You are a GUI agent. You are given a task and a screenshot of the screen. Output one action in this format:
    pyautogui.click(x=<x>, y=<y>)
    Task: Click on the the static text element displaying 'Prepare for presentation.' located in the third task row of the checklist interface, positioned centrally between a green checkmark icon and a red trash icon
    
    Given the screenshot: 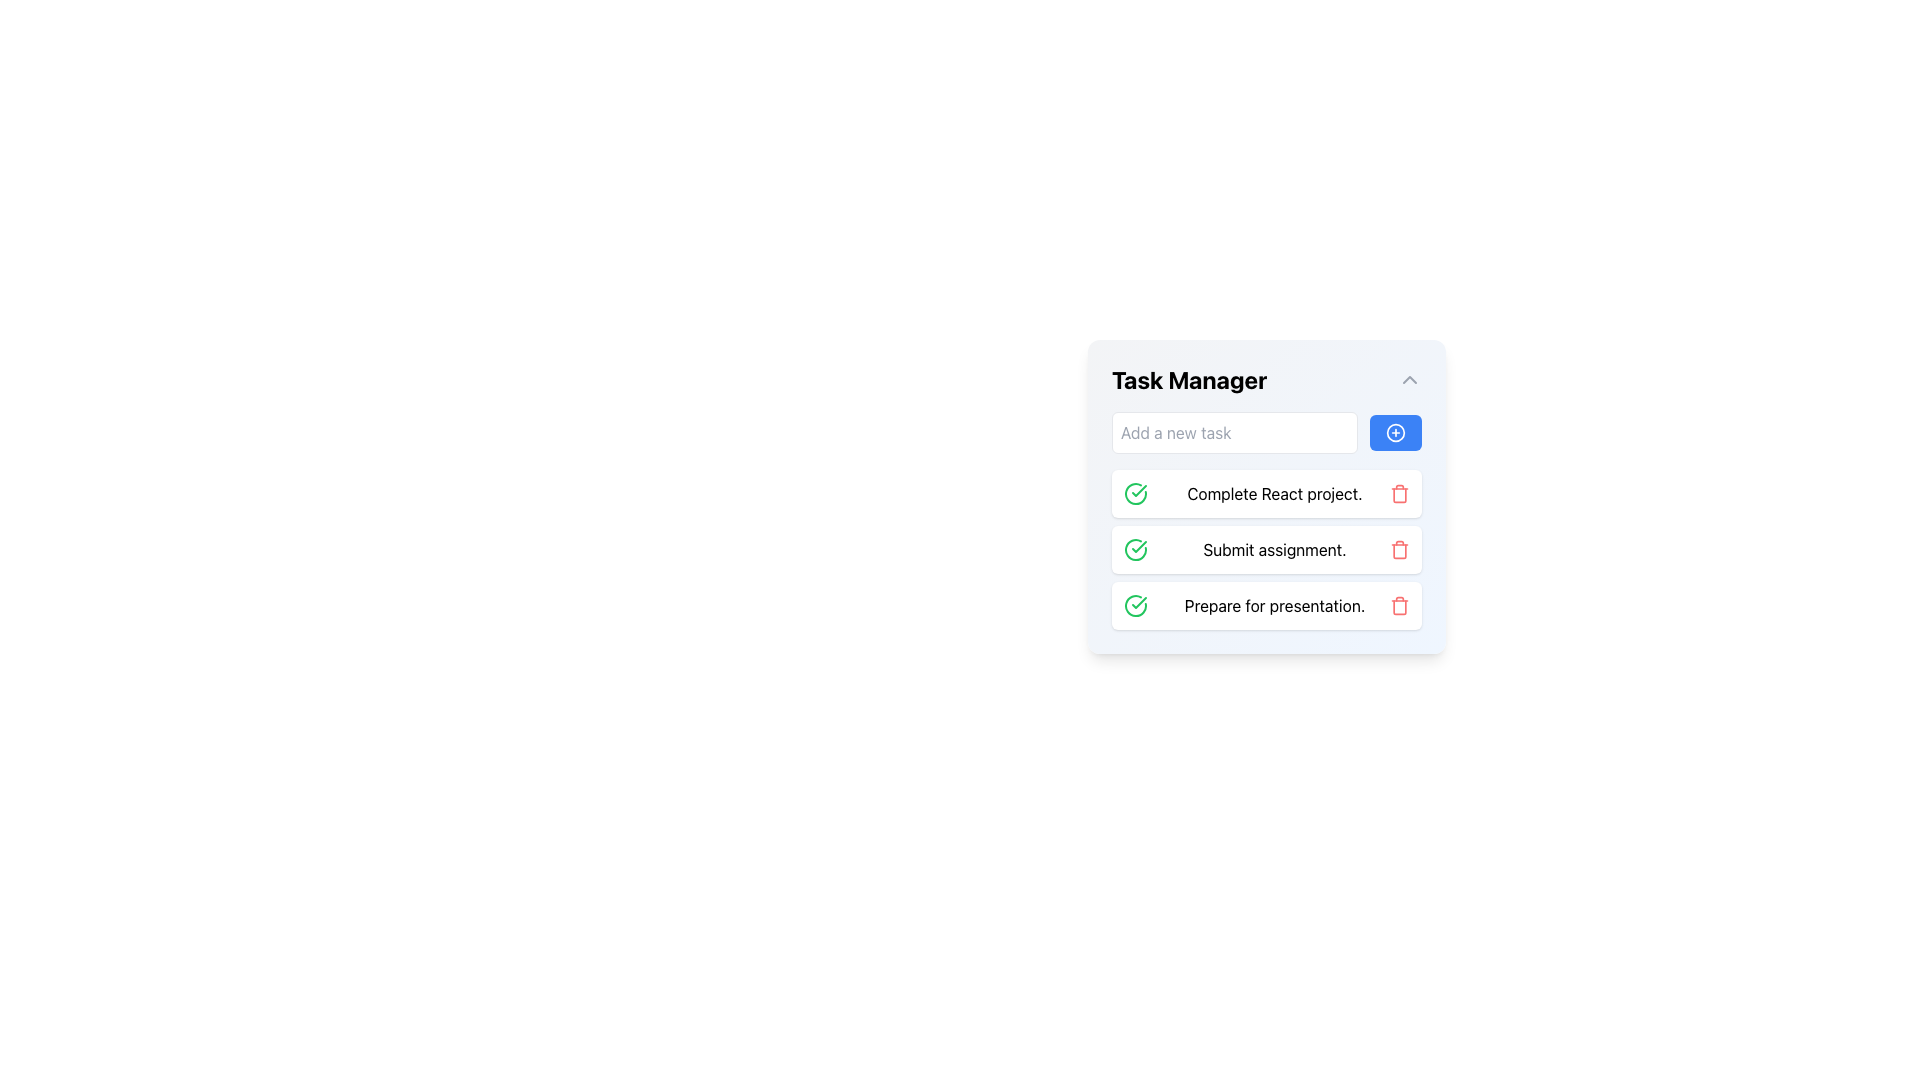 What is the action you would take?
    pyautogui.click(x=1274, y=604)
    